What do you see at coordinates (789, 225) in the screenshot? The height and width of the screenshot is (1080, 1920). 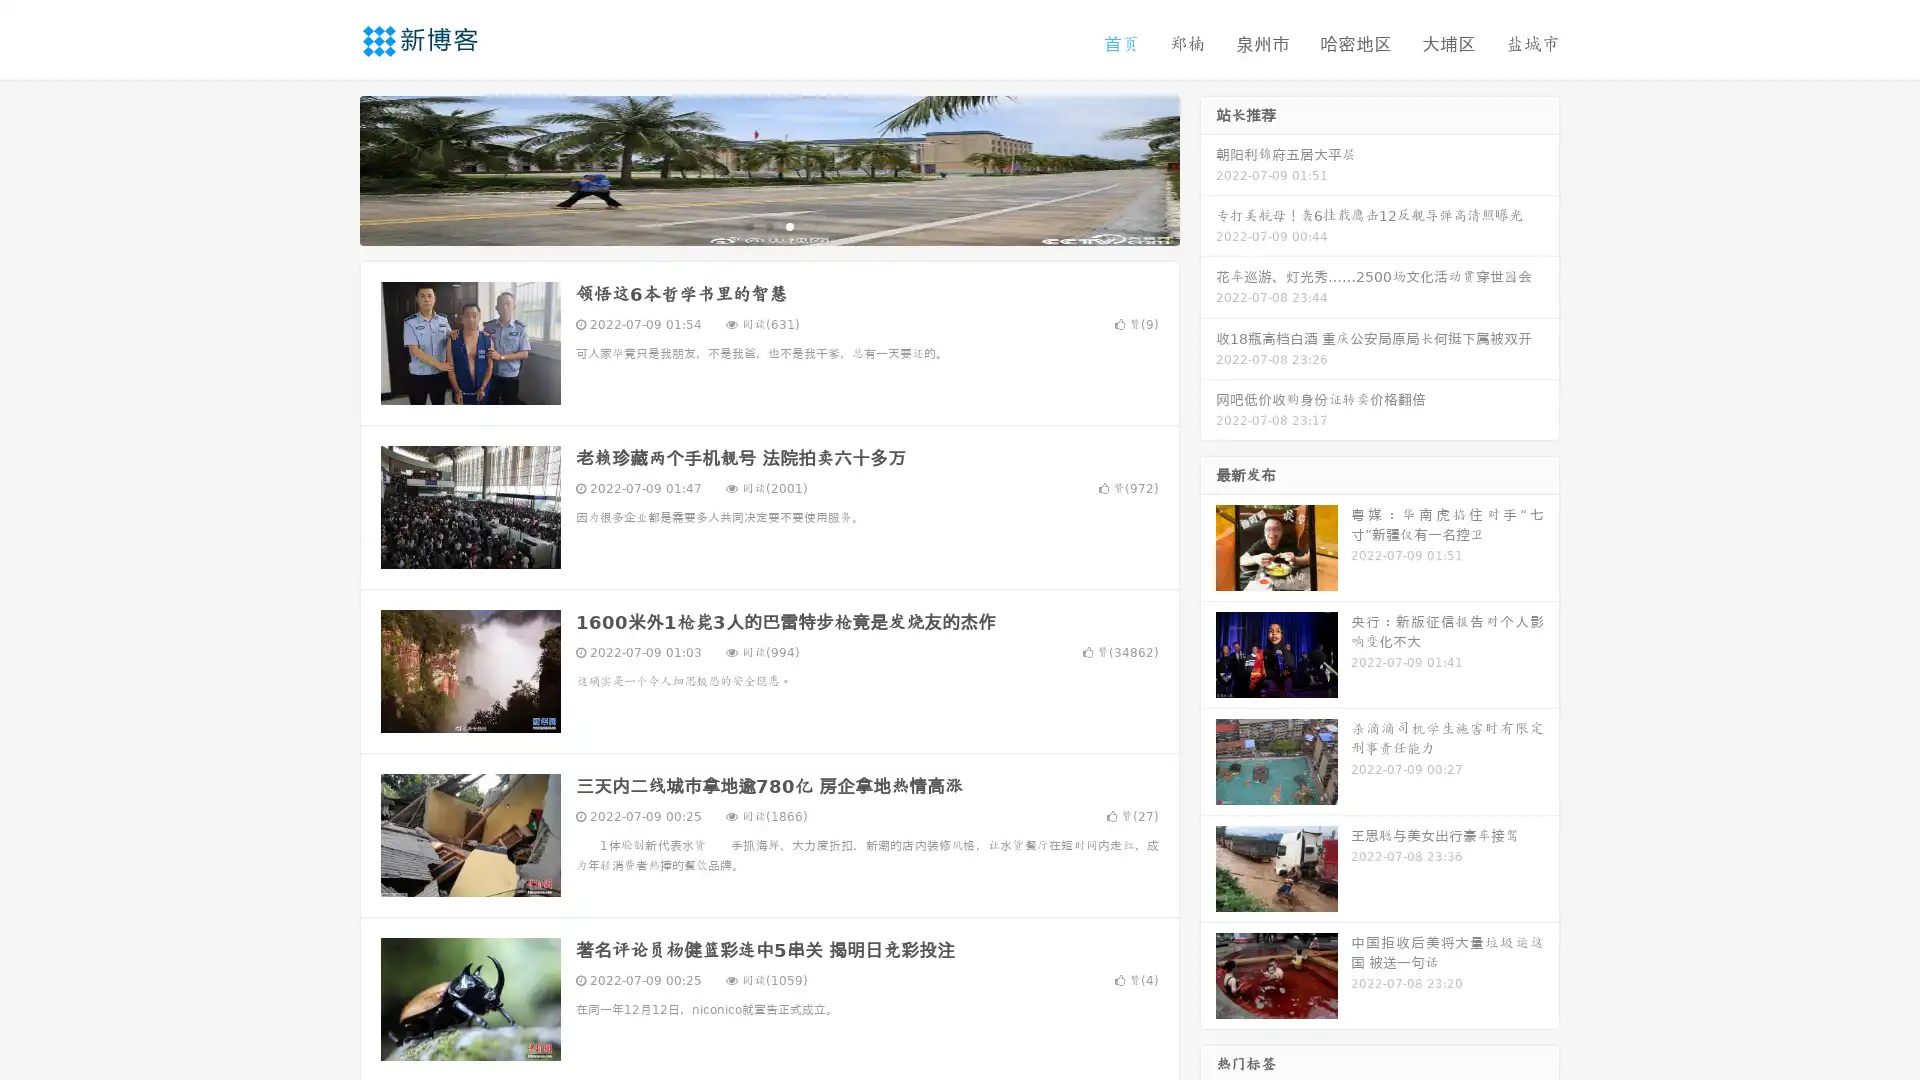 I see `Go to slide 3` at bounding box center [789, 225].